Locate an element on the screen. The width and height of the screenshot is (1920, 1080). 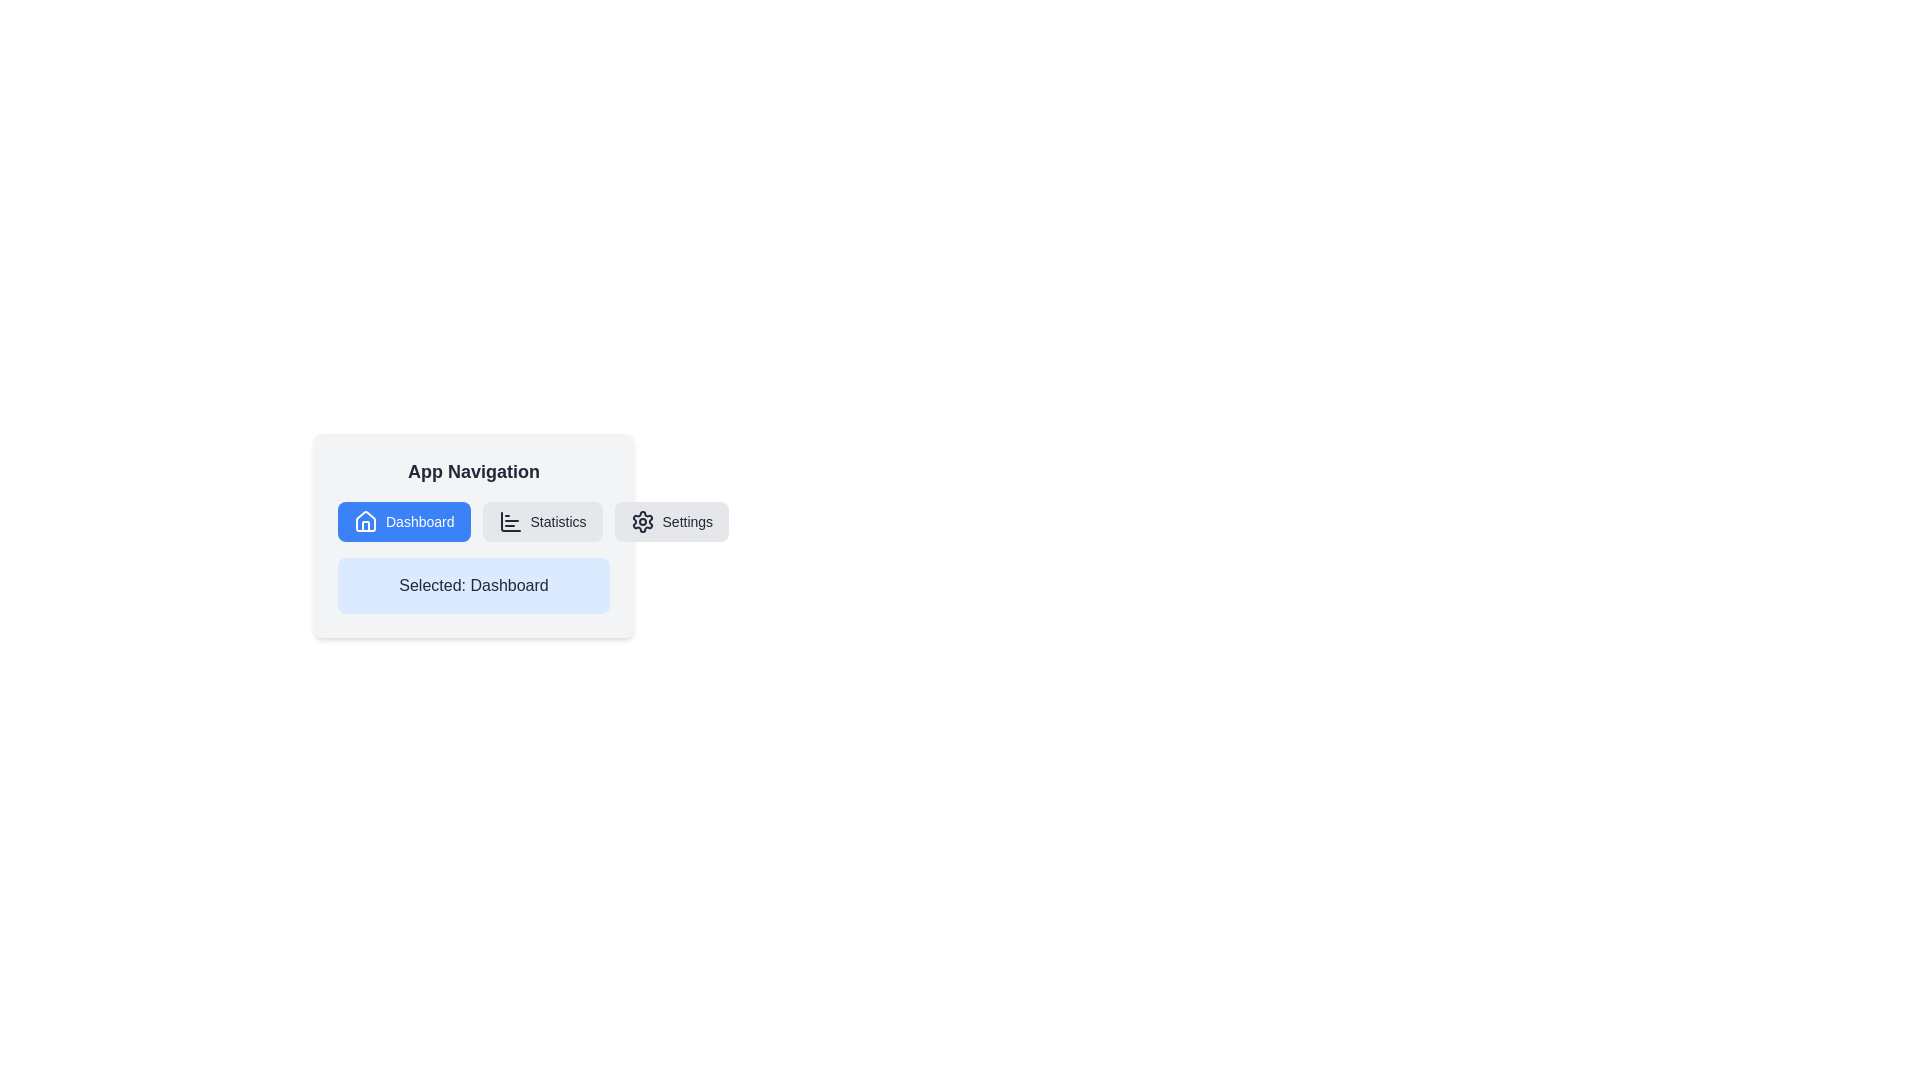
the 'Settings' text label, which serves as a label for the settings button in the navigation menu is located at coordinates (687, 520).